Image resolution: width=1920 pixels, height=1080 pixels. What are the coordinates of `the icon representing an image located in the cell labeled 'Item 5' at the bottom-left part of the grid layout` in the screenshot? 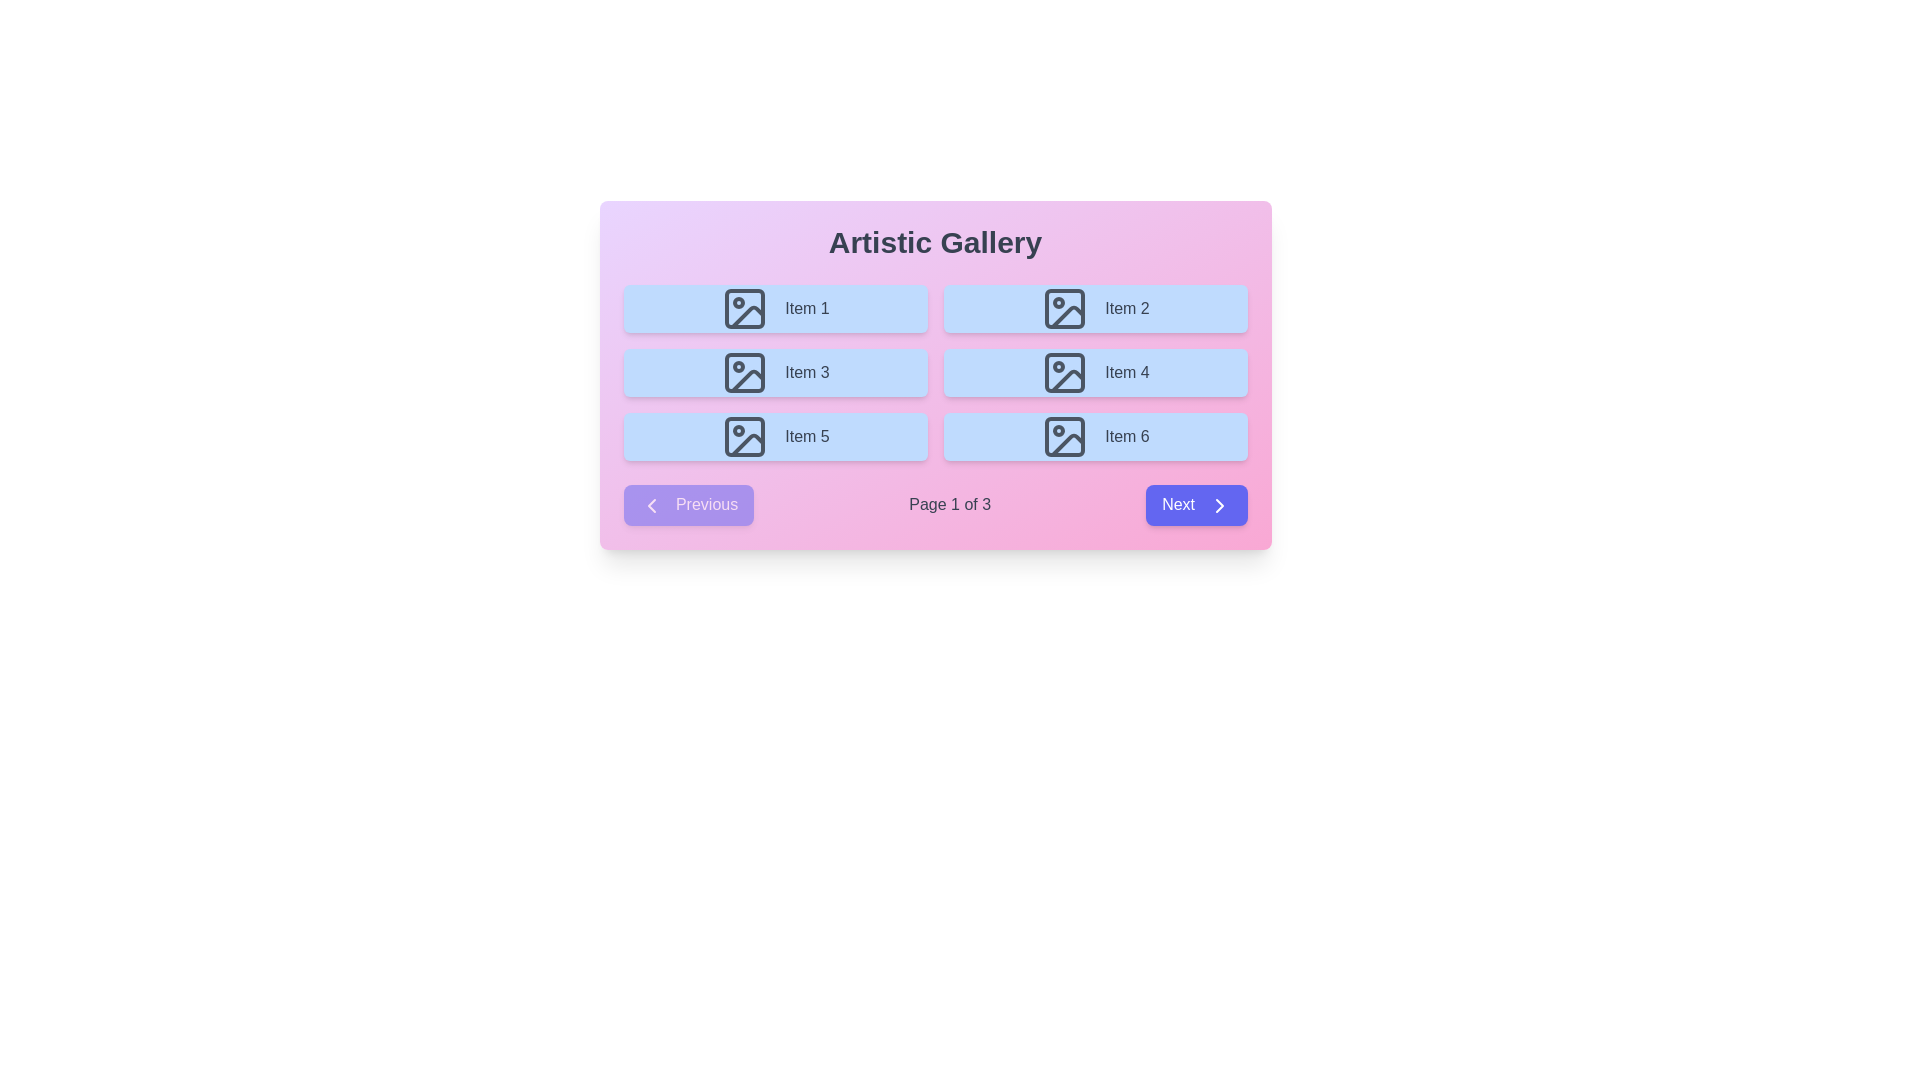 It's located at (744, 435).